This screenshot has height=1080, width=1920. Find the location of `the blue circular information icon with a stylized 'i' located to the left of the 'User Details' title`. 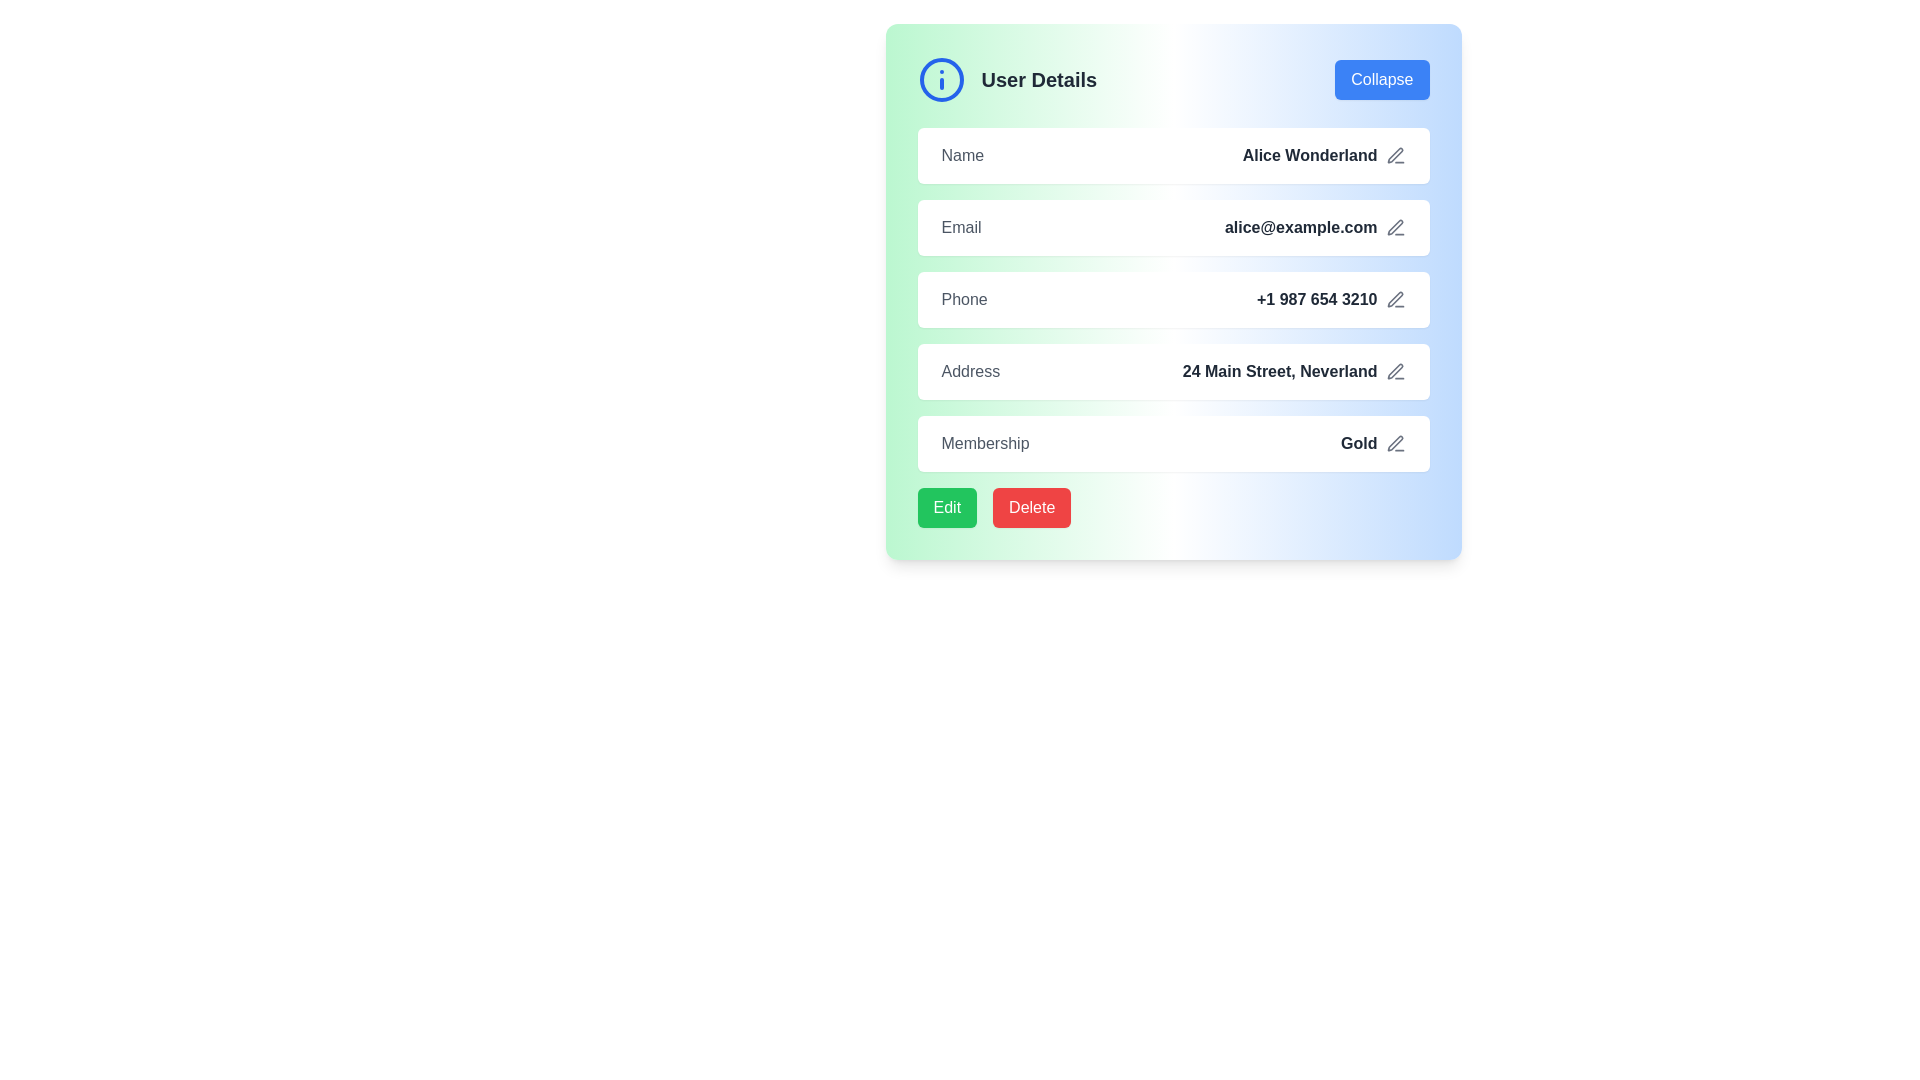

the blue circular information icon with a stylized 'i' located to the left of the 'User Details' title is located at coordinates (940, 79).